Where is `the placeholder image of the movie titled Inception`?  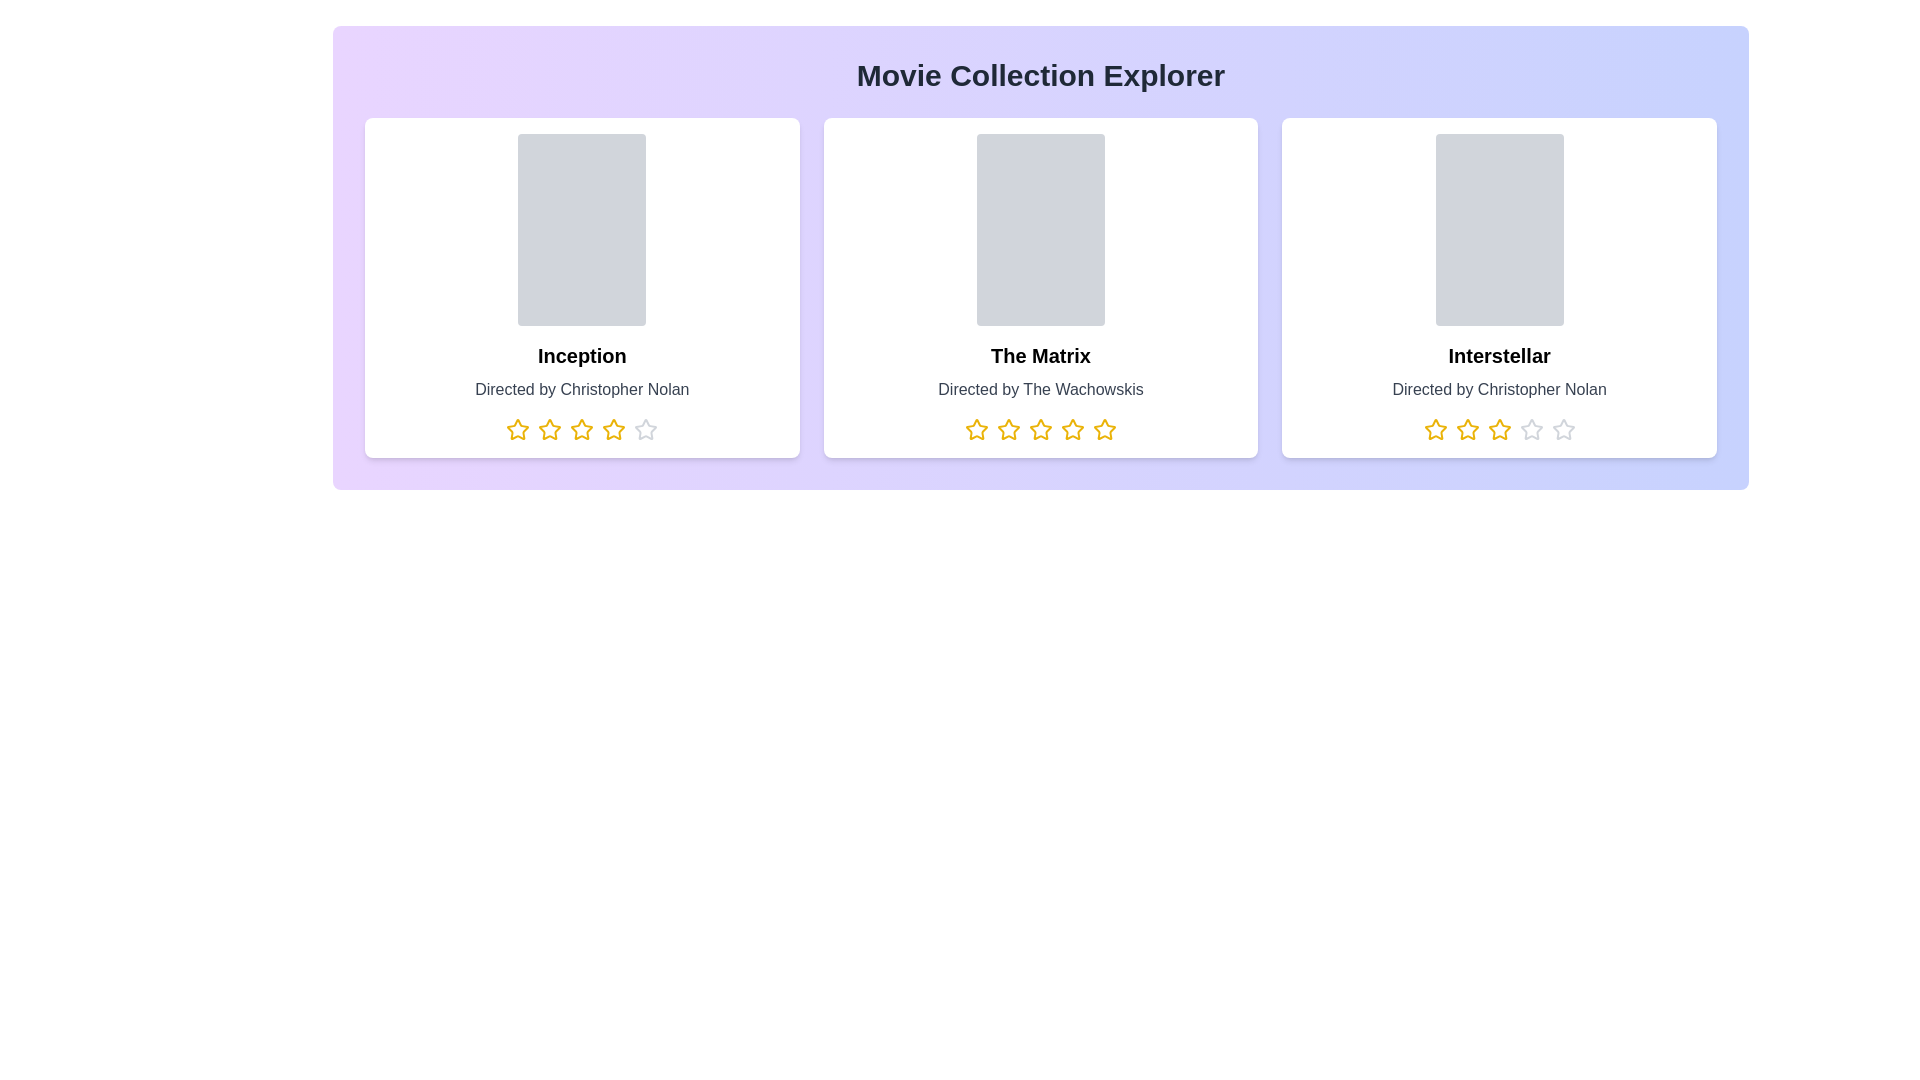
the placeholder image of the movie titled Inception is located at coordinates (580, 229).